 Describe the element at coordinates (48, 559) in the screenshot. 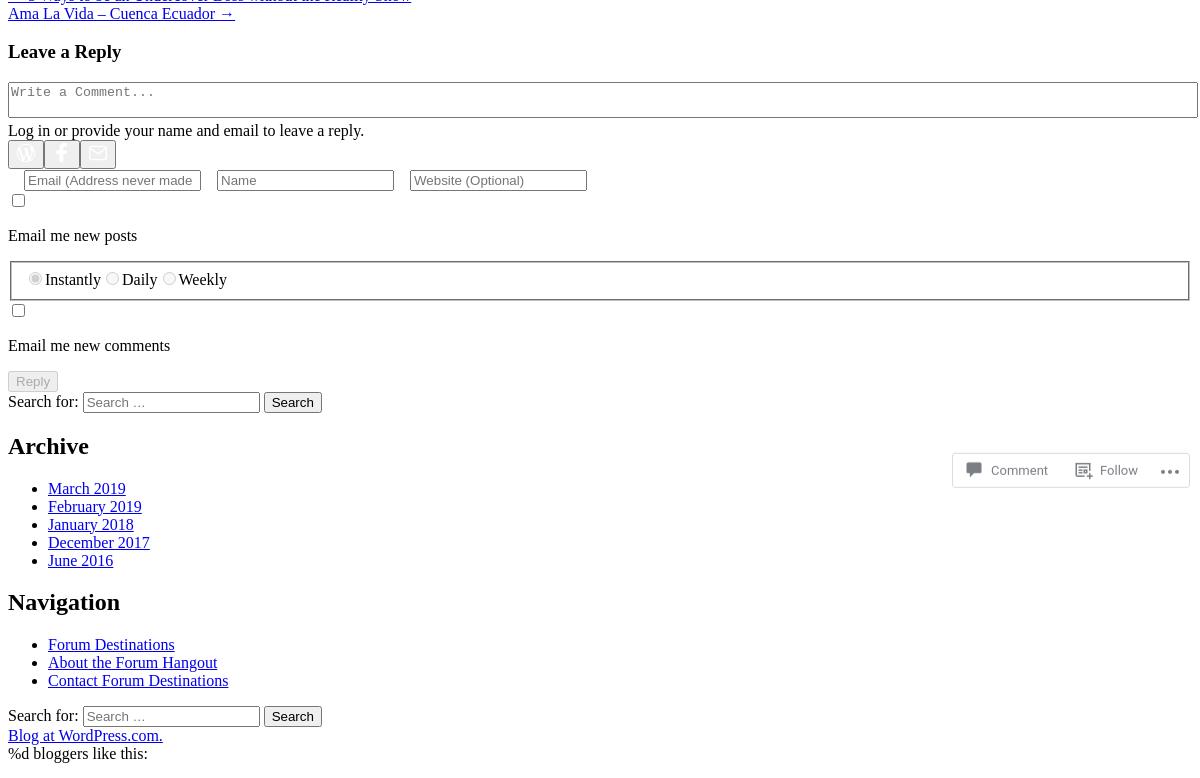

I see `'June 2016'` at that location.